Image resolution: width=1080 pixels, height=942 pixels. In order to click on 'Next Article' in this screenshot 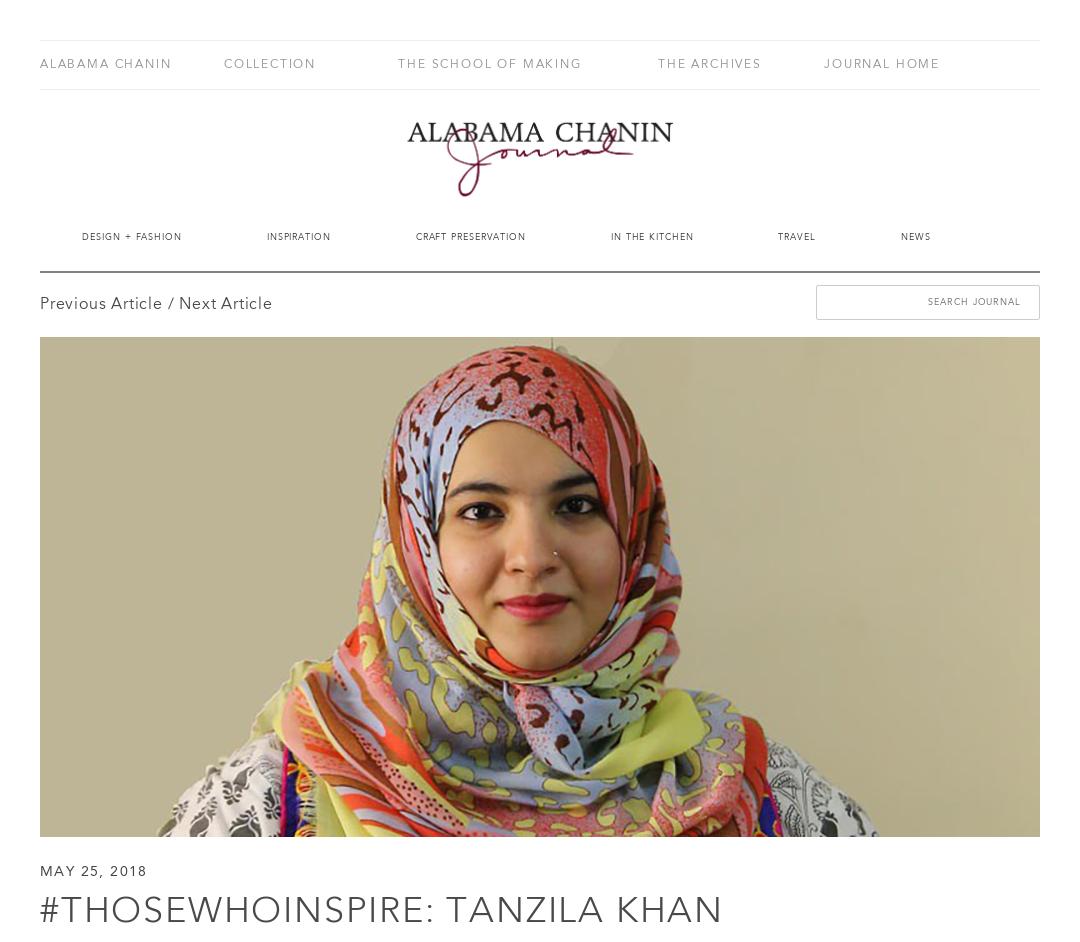, I will do `click(225, 305)`.